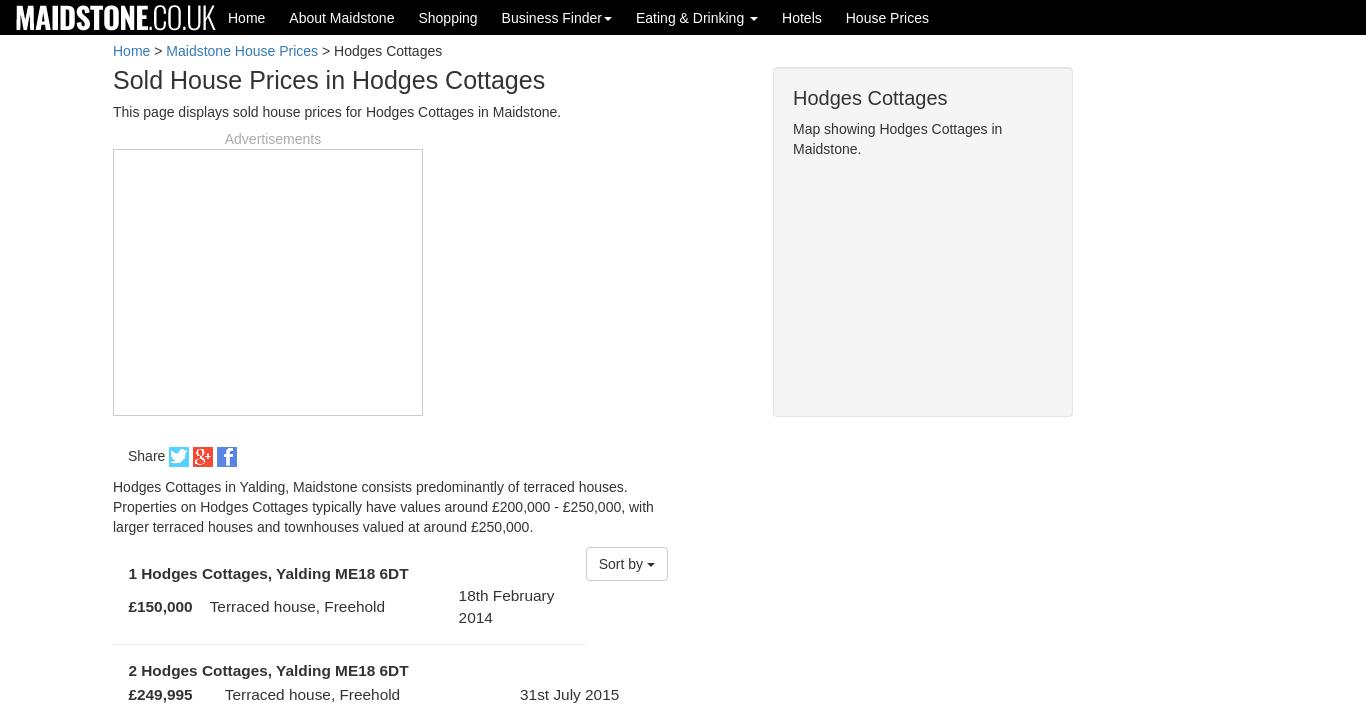 The image size is (1366, 723). Describe the element at coordinates (569, 692) in the screenshot. I see `'31st July 2015'` at that location.